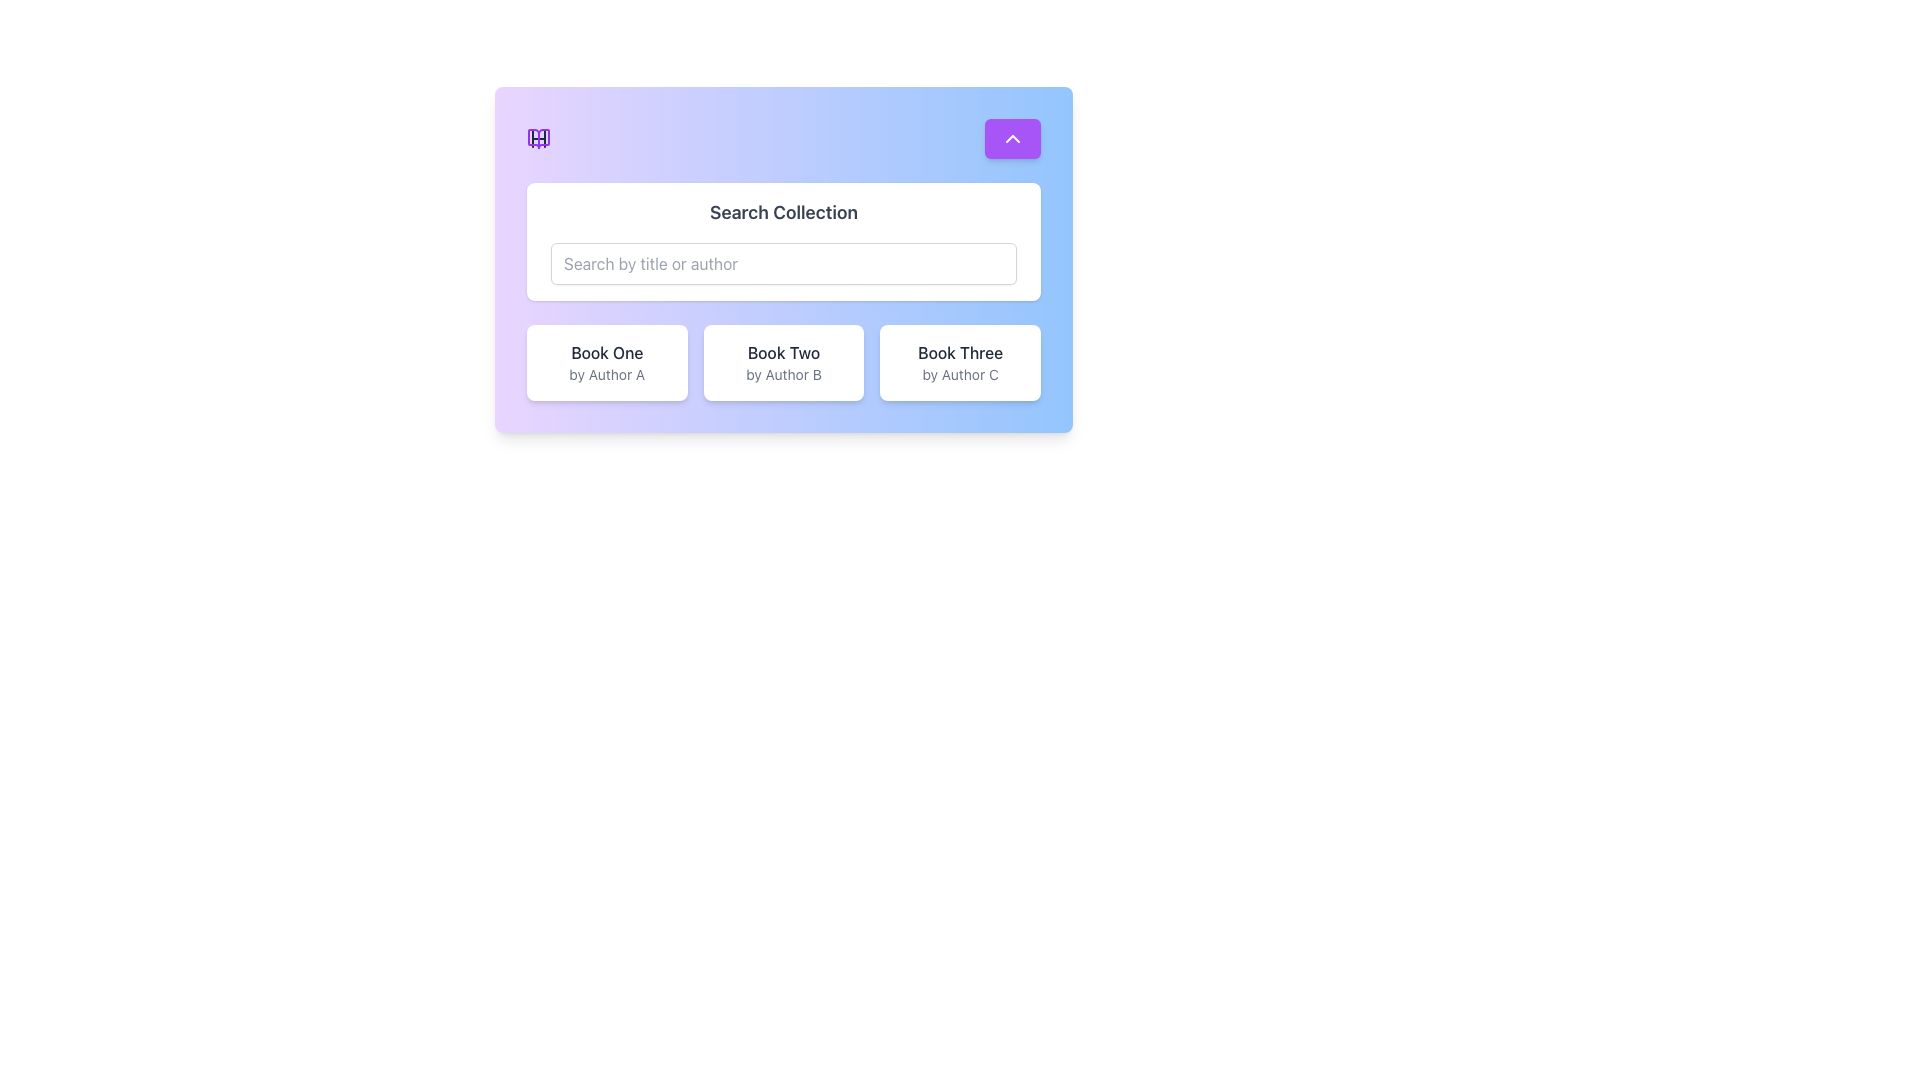 This screenshot has height=1080, width=1920. What do you see at coordinates (1012, 137) in the screenshot?
I see `the chevron-up icon located centrally within the purple button in the top-right corner of the interface panel` at bounding box center [1012, 137].